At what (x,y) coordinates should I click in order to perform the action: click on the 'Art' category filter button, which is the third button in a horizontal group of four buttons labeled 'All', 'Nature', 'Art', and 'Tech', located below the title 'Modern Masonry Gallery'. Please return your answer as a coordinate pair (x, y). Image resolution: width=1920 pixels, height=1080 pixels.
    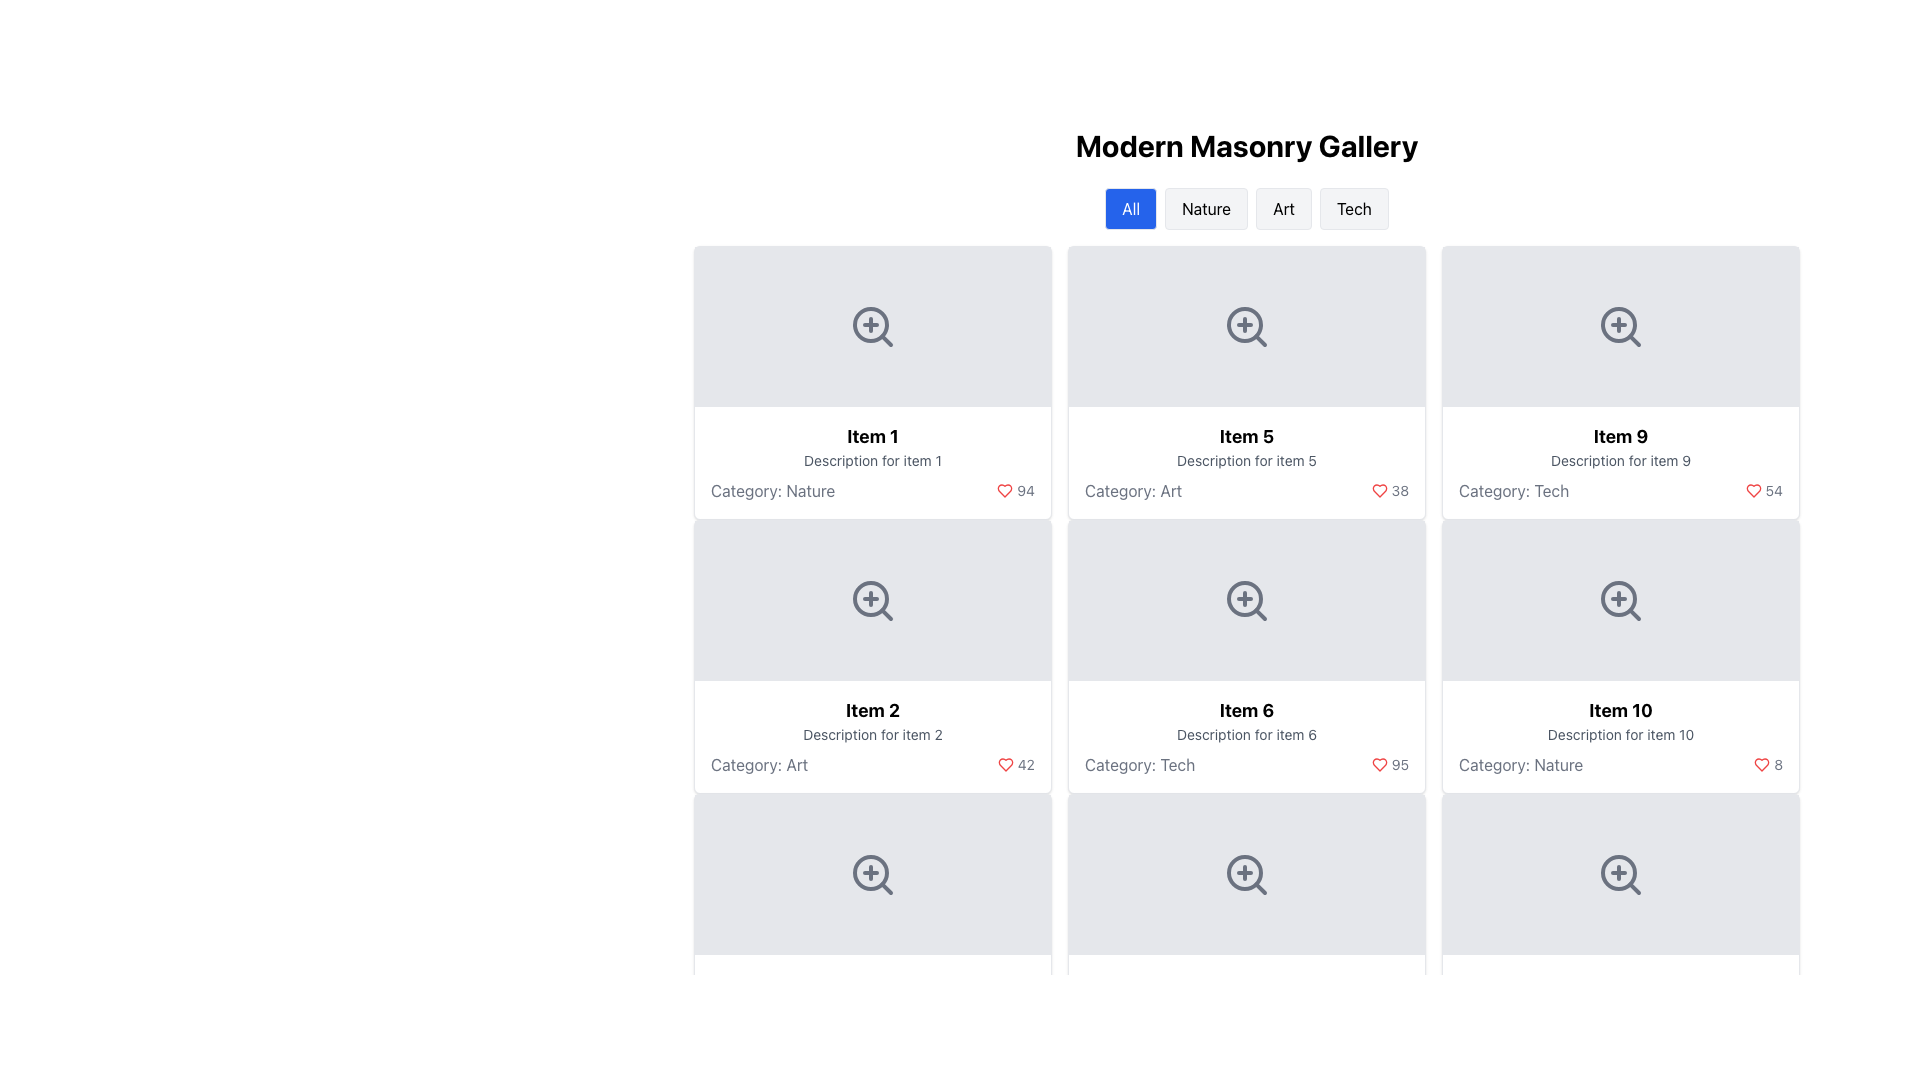
    Looking at the image, I should click on (1284, 208).